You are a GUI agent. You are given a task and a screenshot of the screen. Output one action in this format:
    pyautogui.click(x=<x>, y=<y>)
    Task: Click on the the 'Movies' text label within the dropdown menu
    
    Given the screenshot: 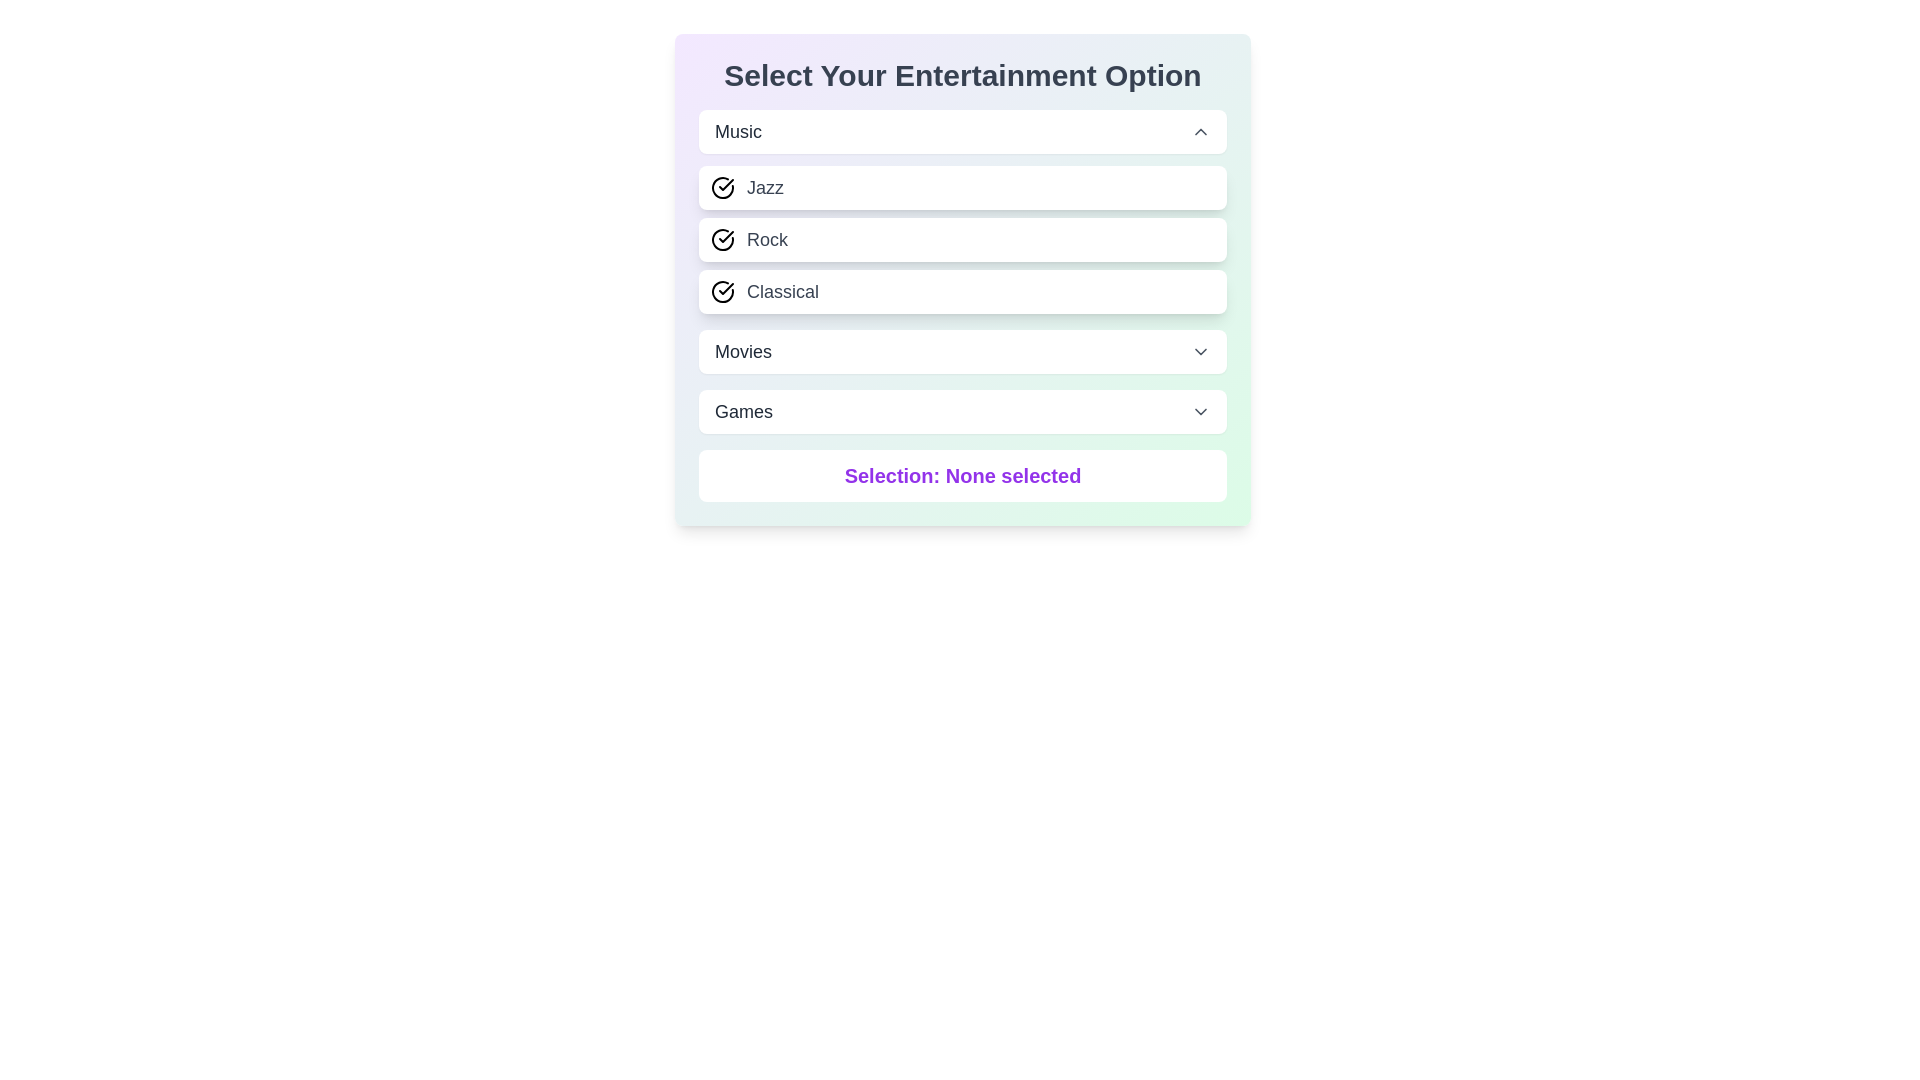 What is the action you would take?
    pyautogui.click(x=742, y=350)
    